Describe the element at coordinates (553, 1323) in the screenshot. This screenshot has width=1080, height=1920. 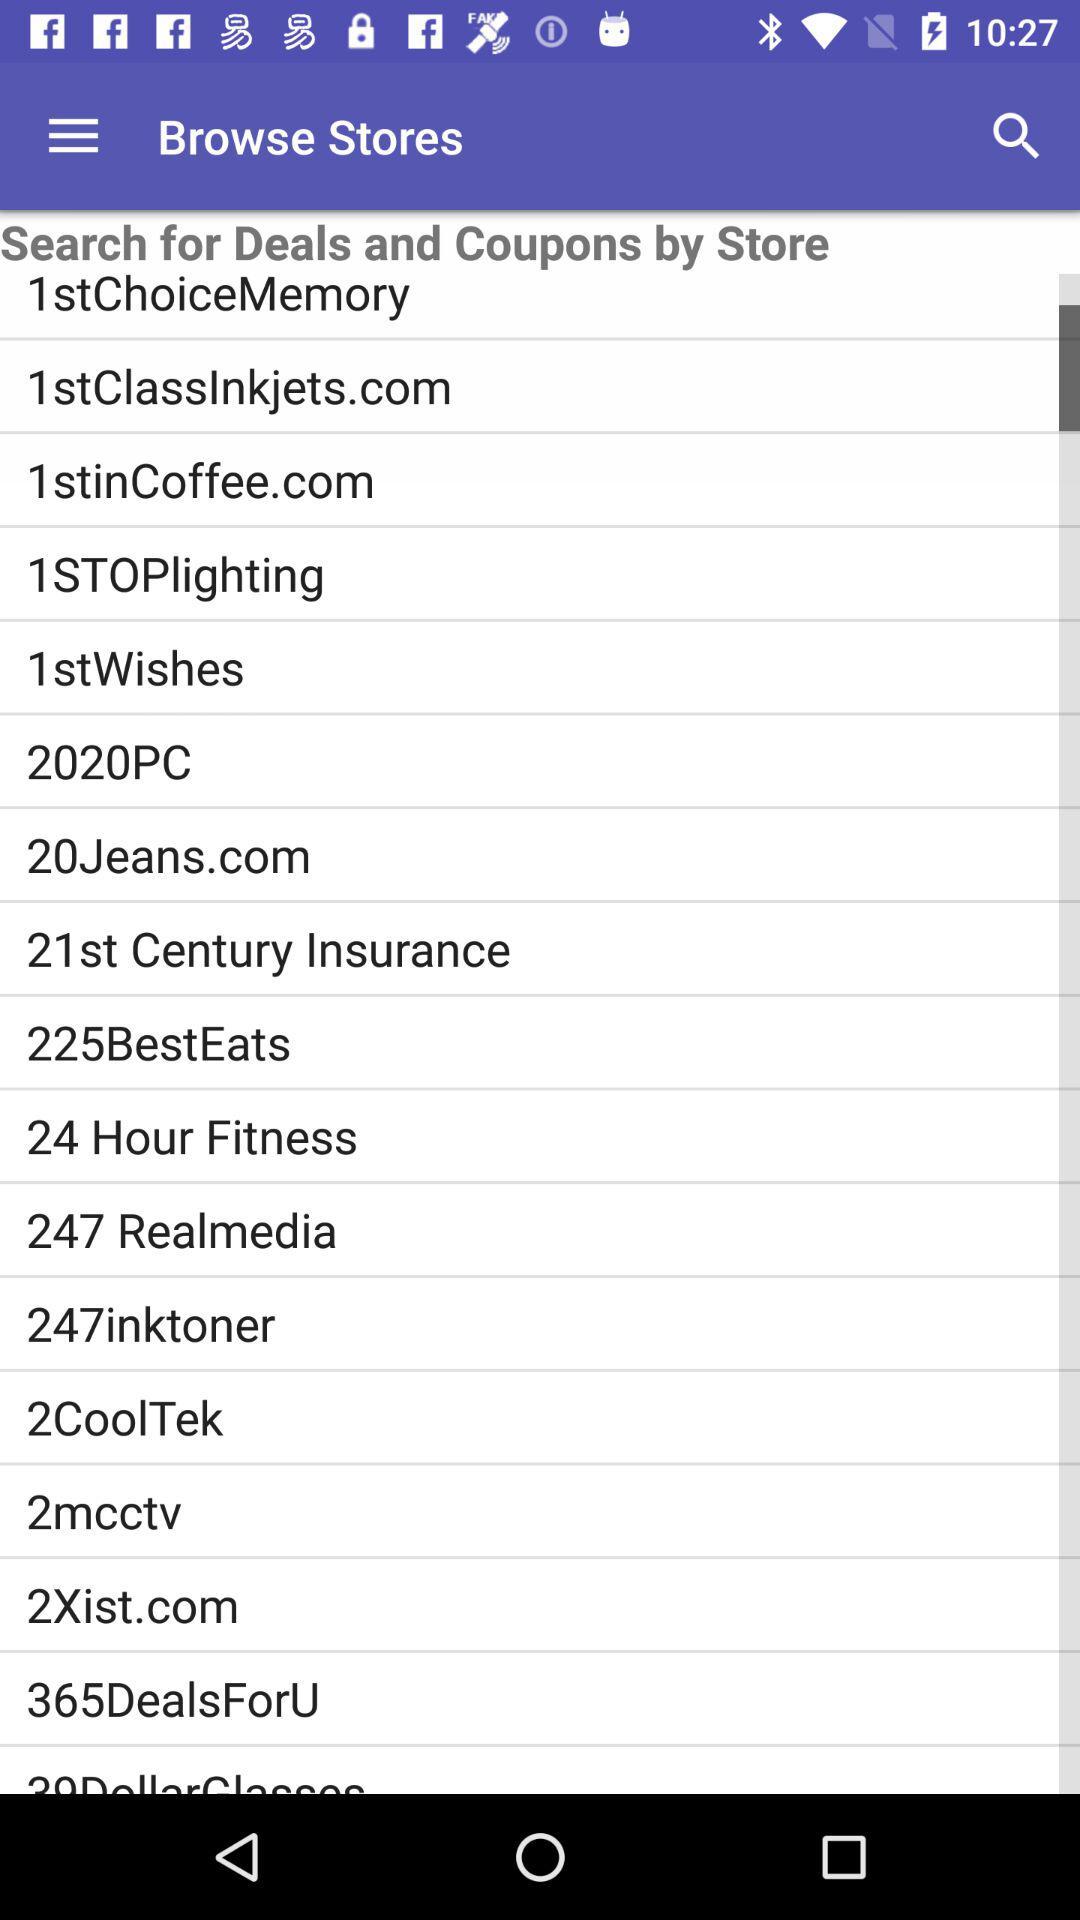
I see `247inktoner` at that location.